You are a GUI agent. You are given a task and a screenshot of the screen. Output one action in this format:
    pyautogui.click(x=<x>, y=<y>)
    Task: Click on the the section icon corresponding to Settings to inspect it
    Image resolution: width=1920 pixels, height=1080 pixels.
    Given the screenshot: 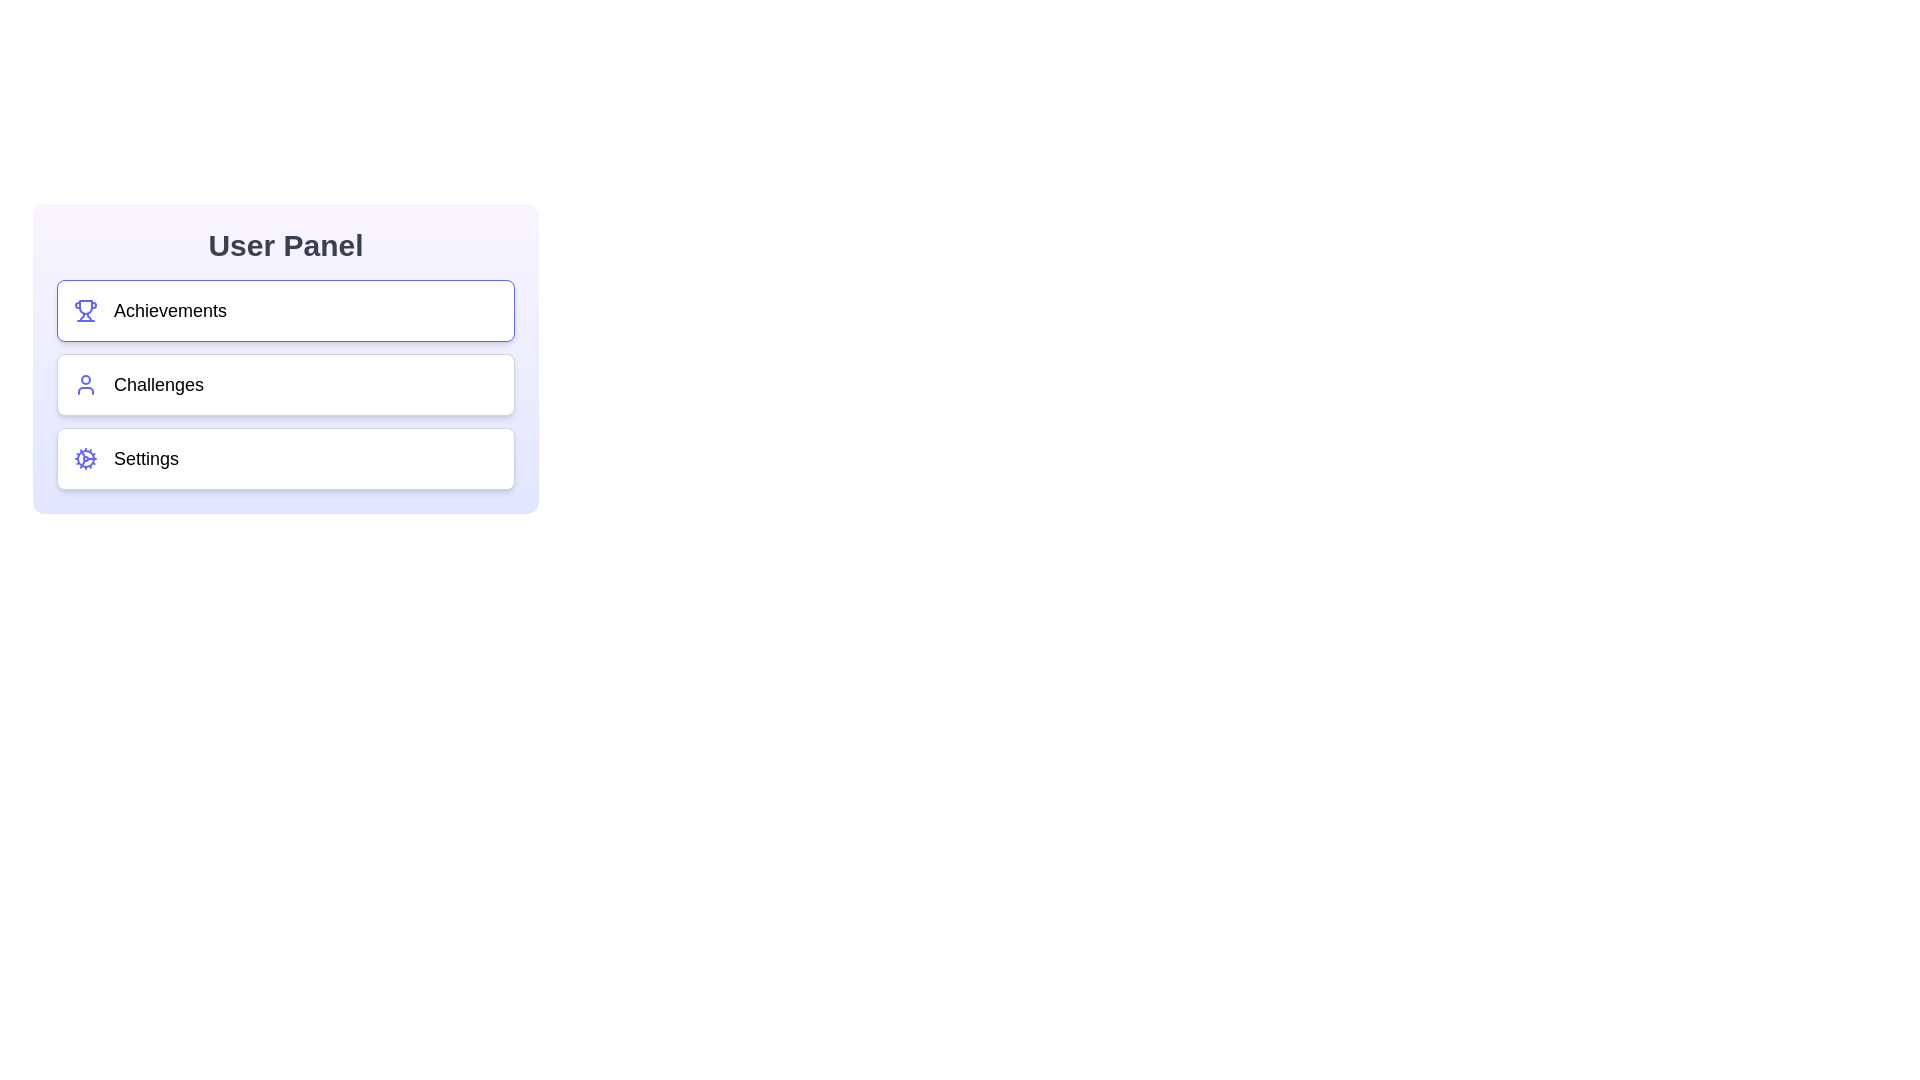 What is the action you would take?
    pyautogui.click(x=85, y=459)
    